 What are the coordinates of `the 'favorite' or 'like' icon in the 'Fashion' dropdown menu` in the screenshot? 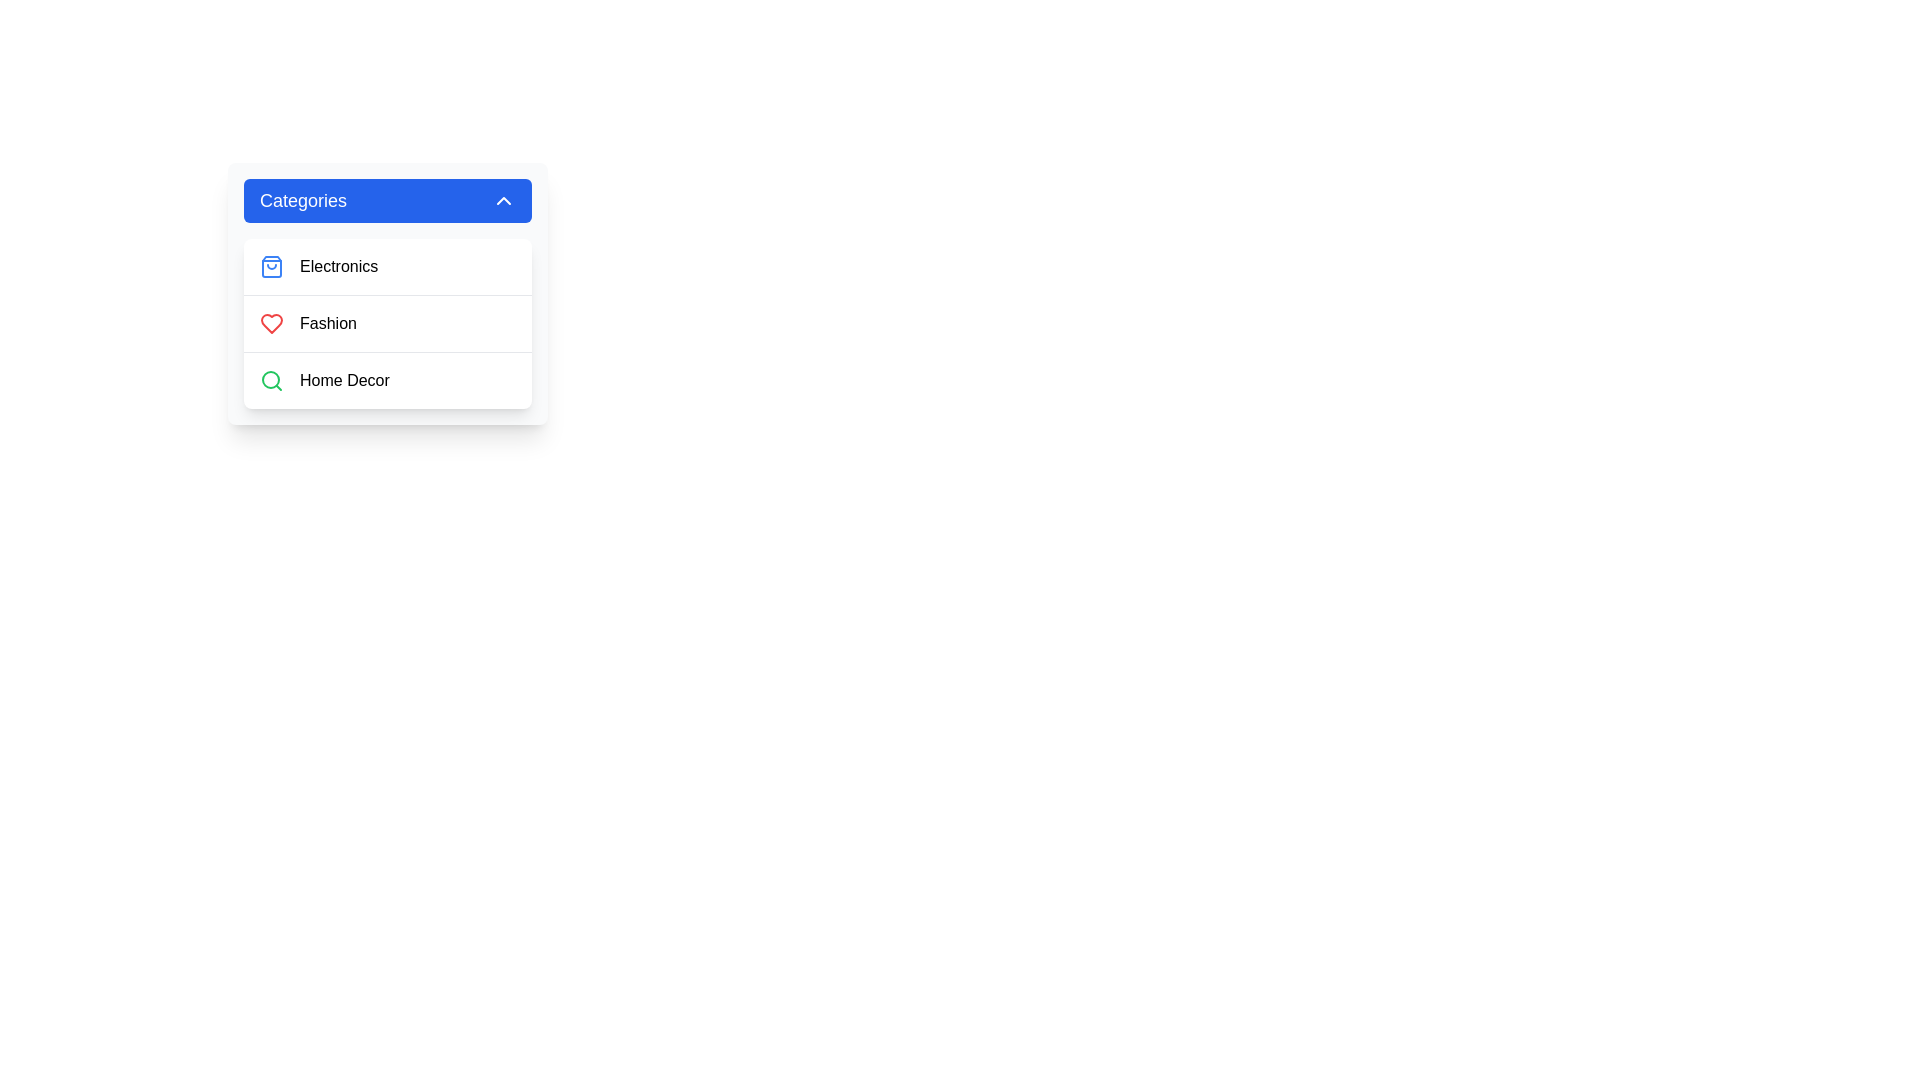 It's located at (271, 323).